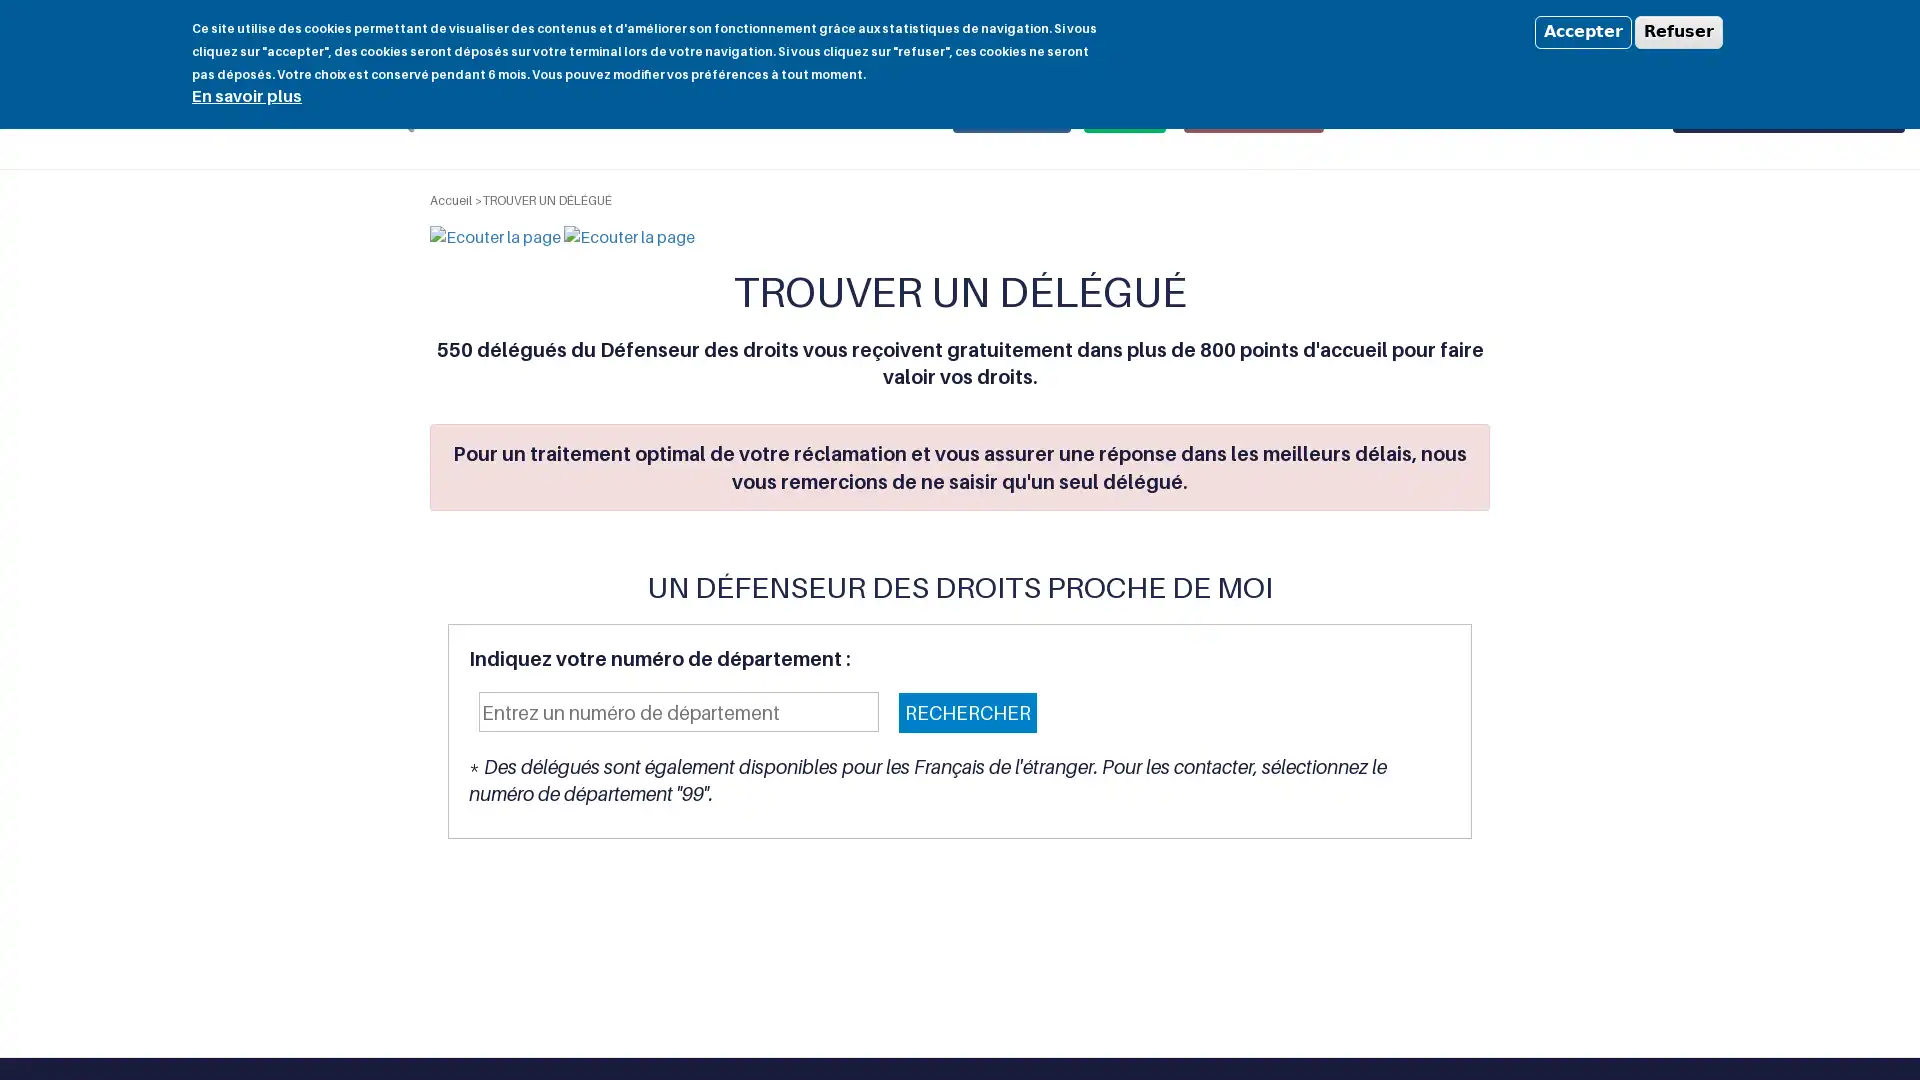  What do you see at coordinates (968, 711) in the screenshot?
I see `RECHERCHER` at bounding box center [968, 711].